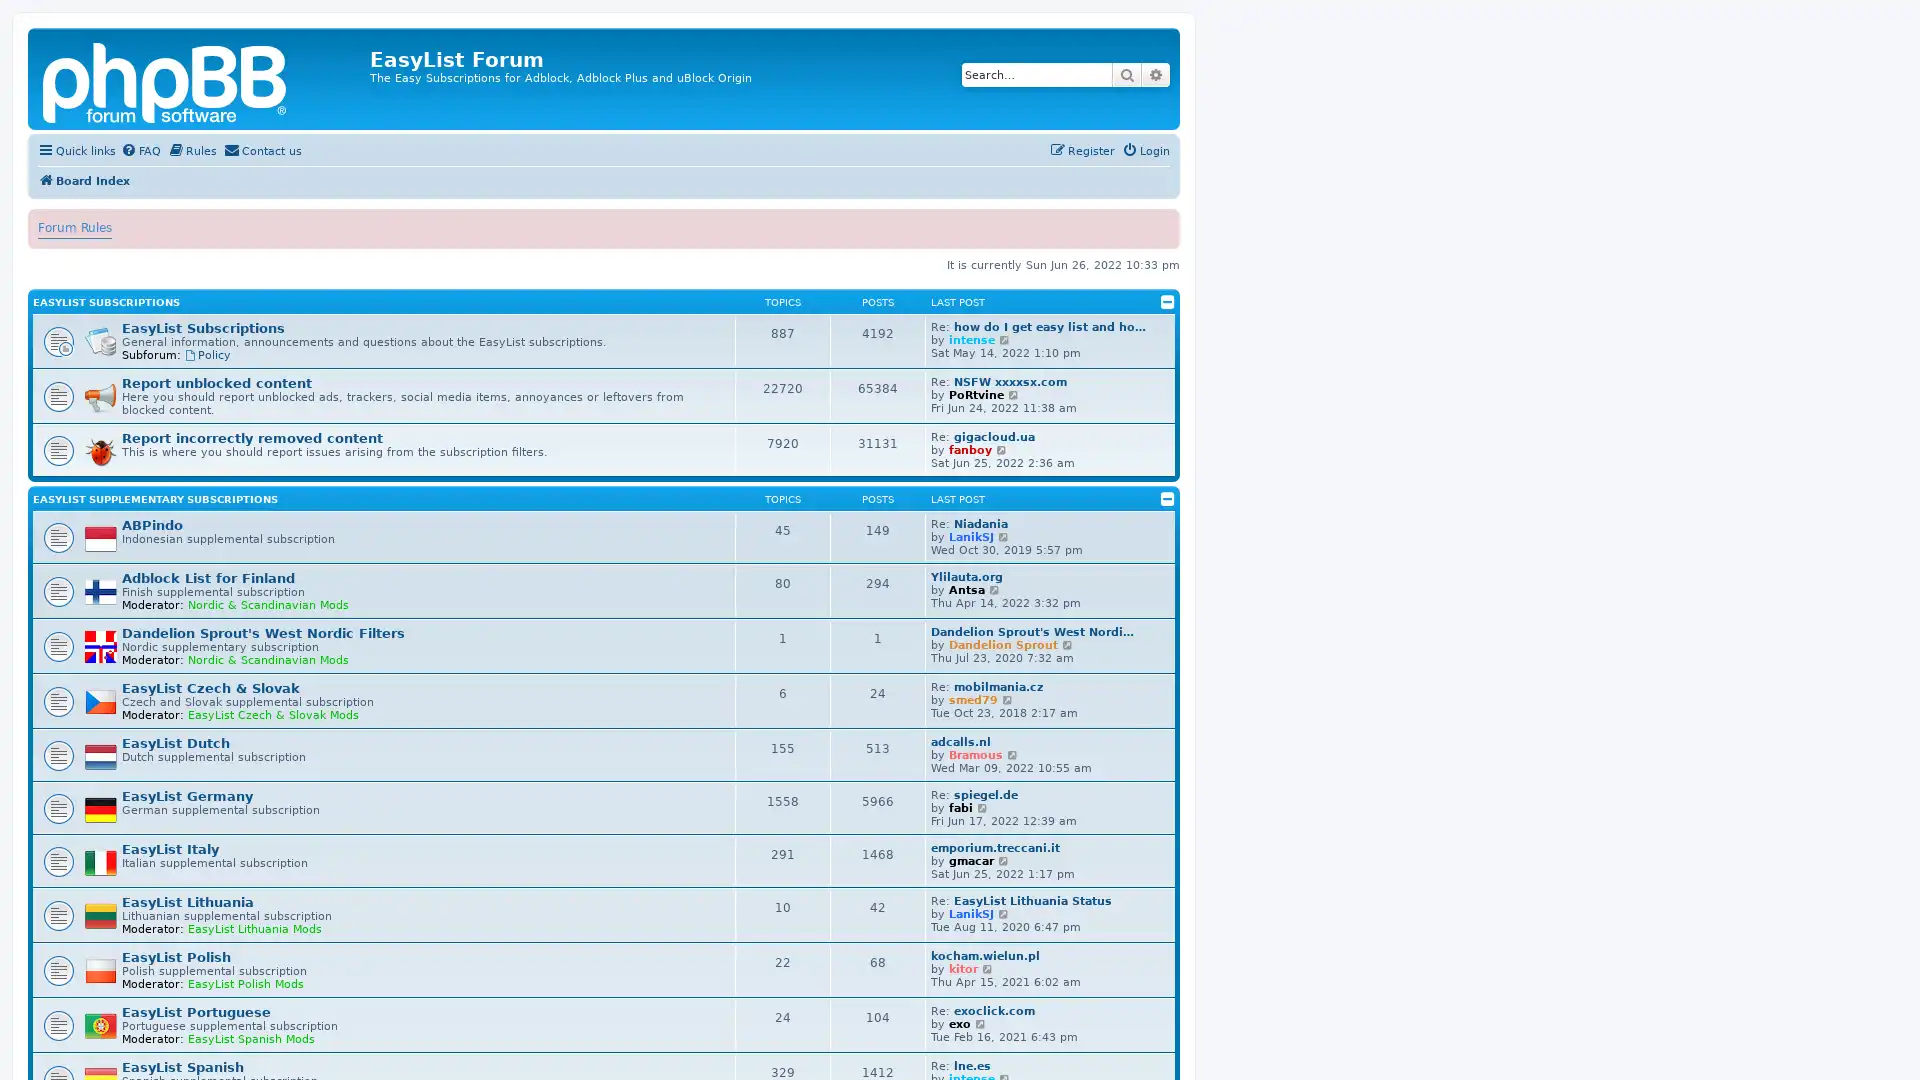  What do you see at coordinates (1127, 73) in the screenshot?
I see `Search` at bounding box center [1127, 73].